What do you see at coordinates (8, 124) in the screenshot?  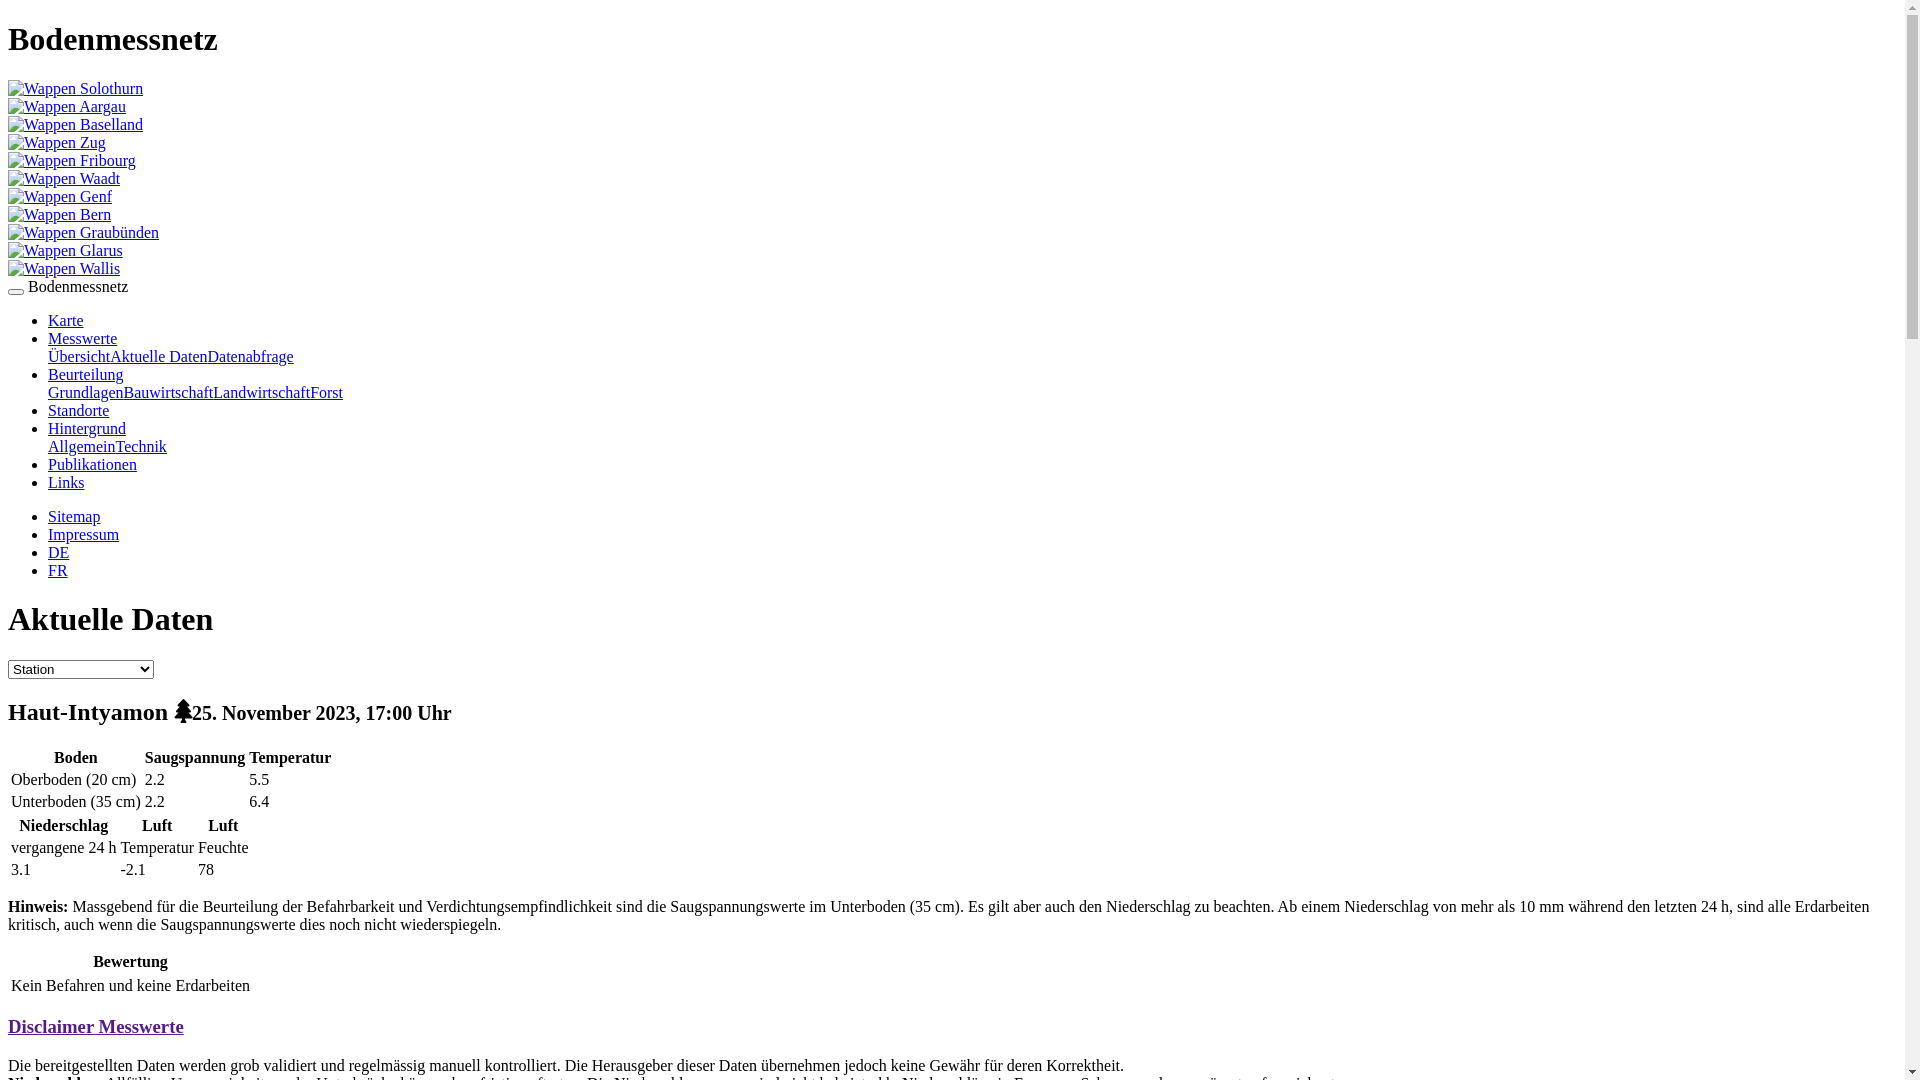 I see `'Kanton Baselland'` at bounding box center [8, 124].